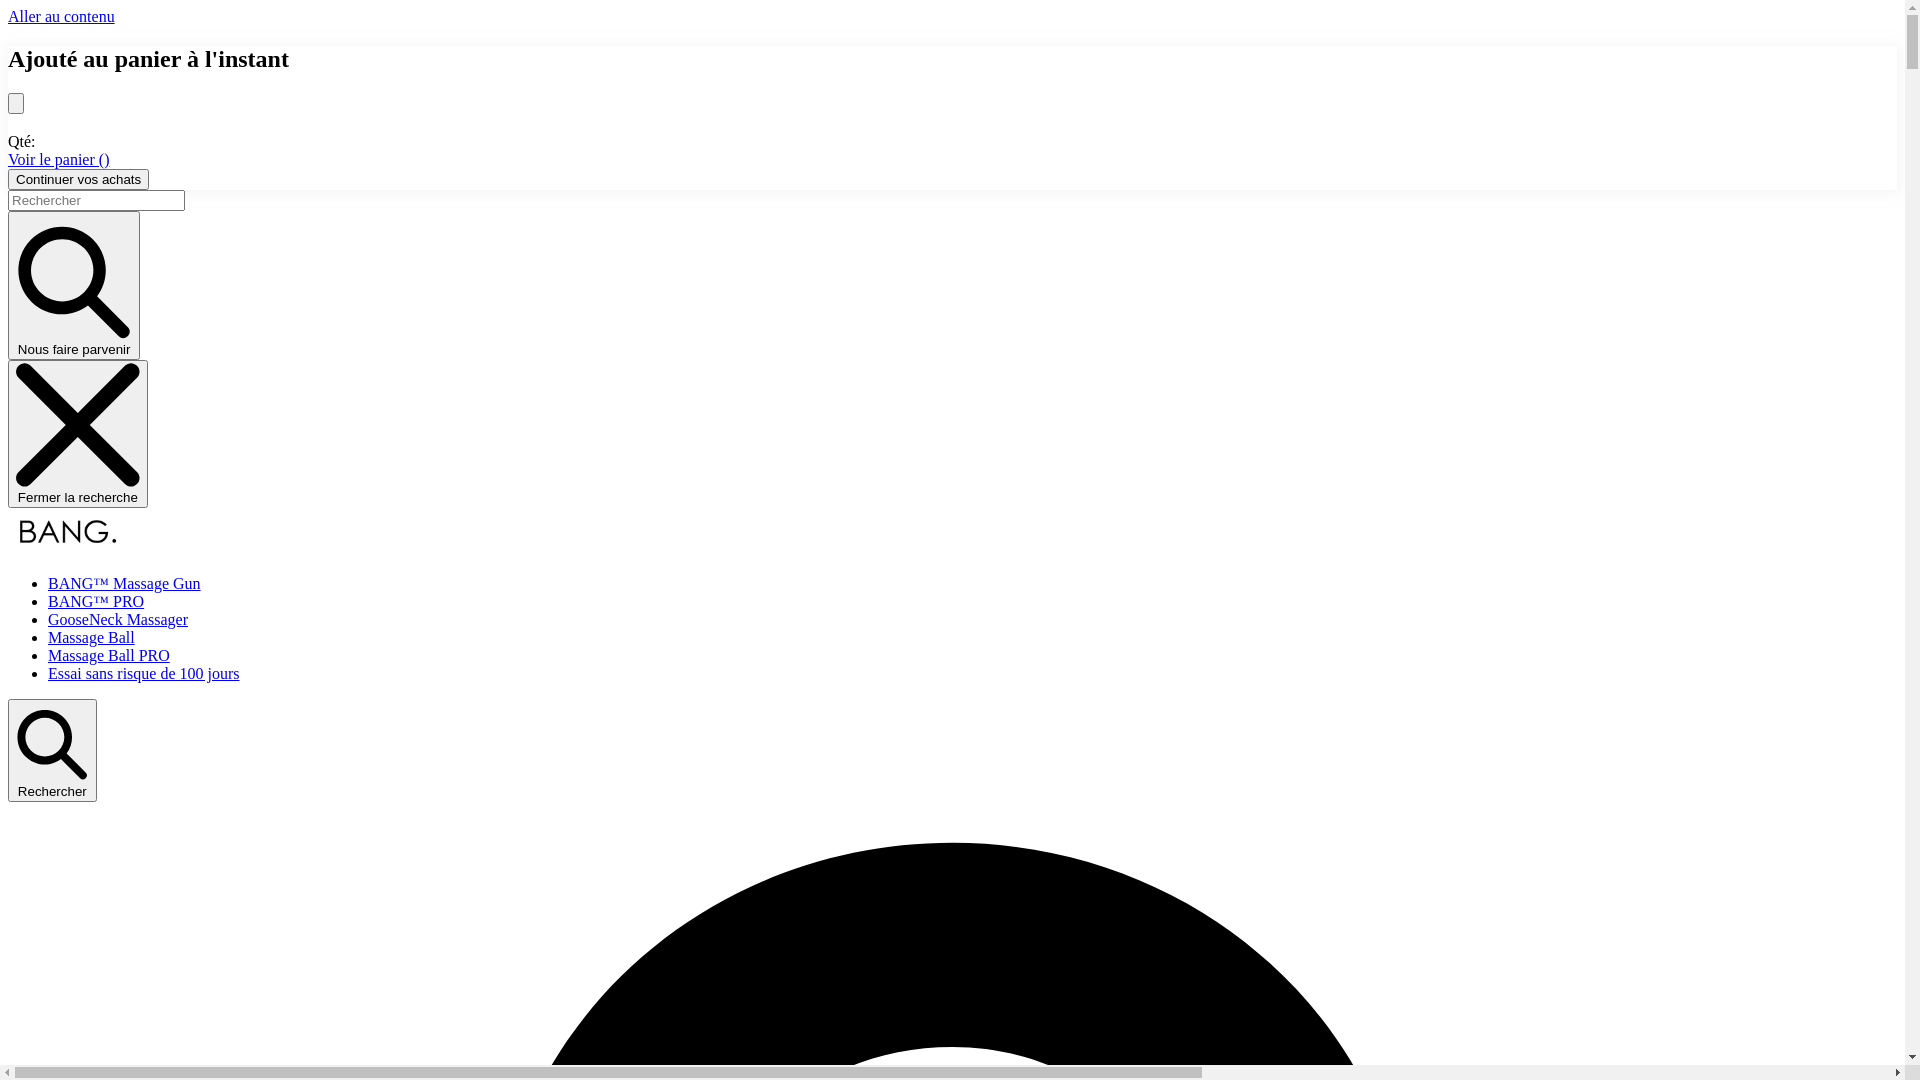  I want to click on 'Nous faire parvenir', so click(73, 285).